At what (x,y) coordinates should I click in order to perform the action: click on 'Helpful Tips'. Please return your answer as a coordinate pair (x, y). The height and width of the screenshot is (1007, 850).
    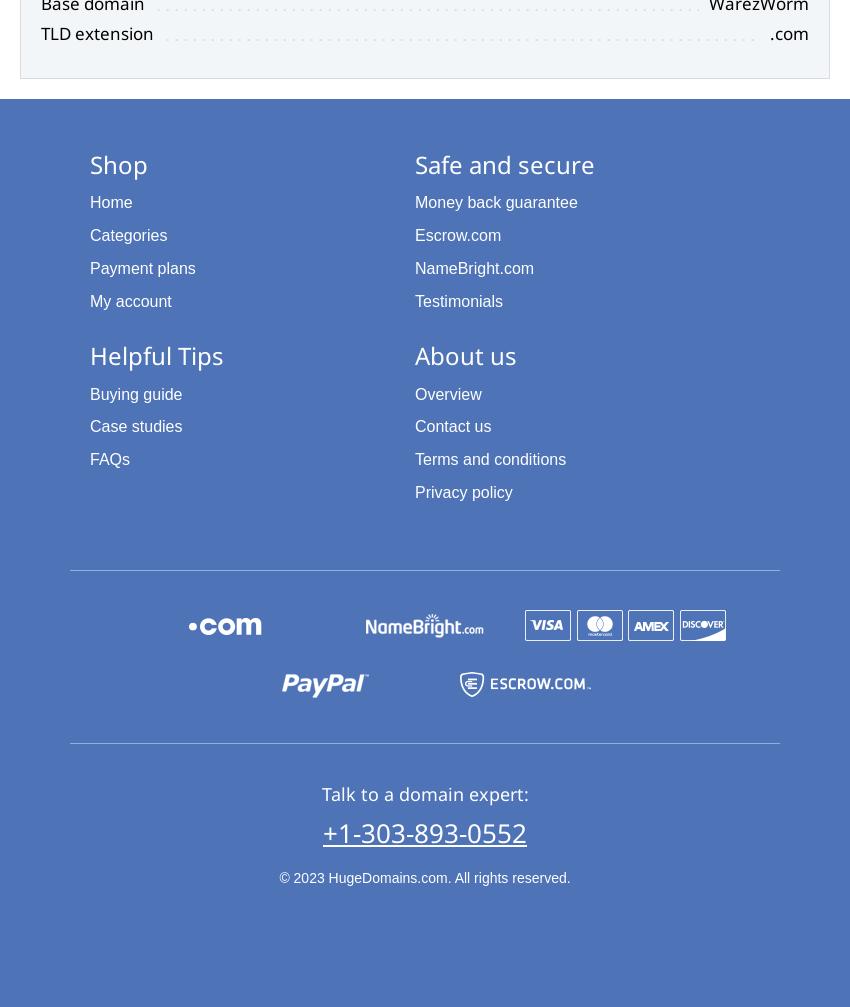
    Looking at the image, I should click on (156, 355).